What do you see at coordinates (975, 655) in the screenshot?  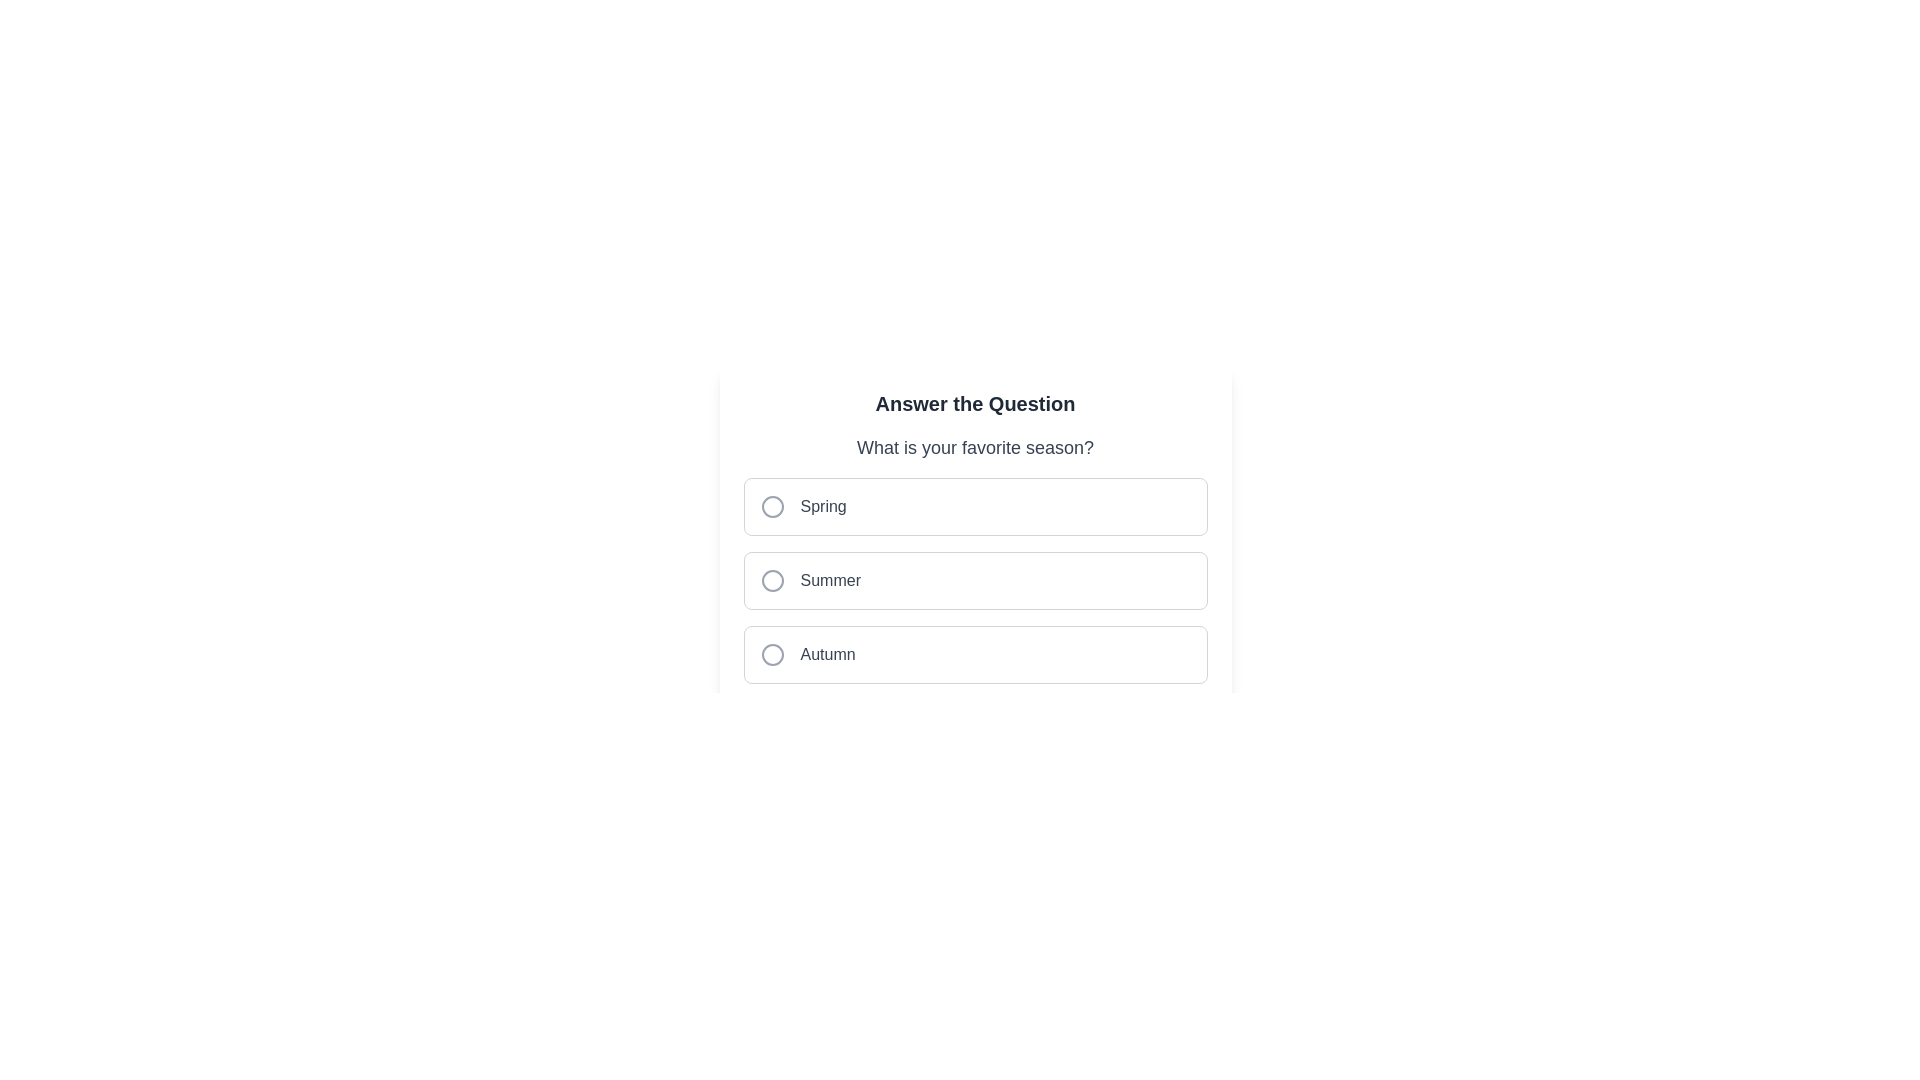 I see `the radio button labeled 'Autumn'` at bounding box center [975, 655].